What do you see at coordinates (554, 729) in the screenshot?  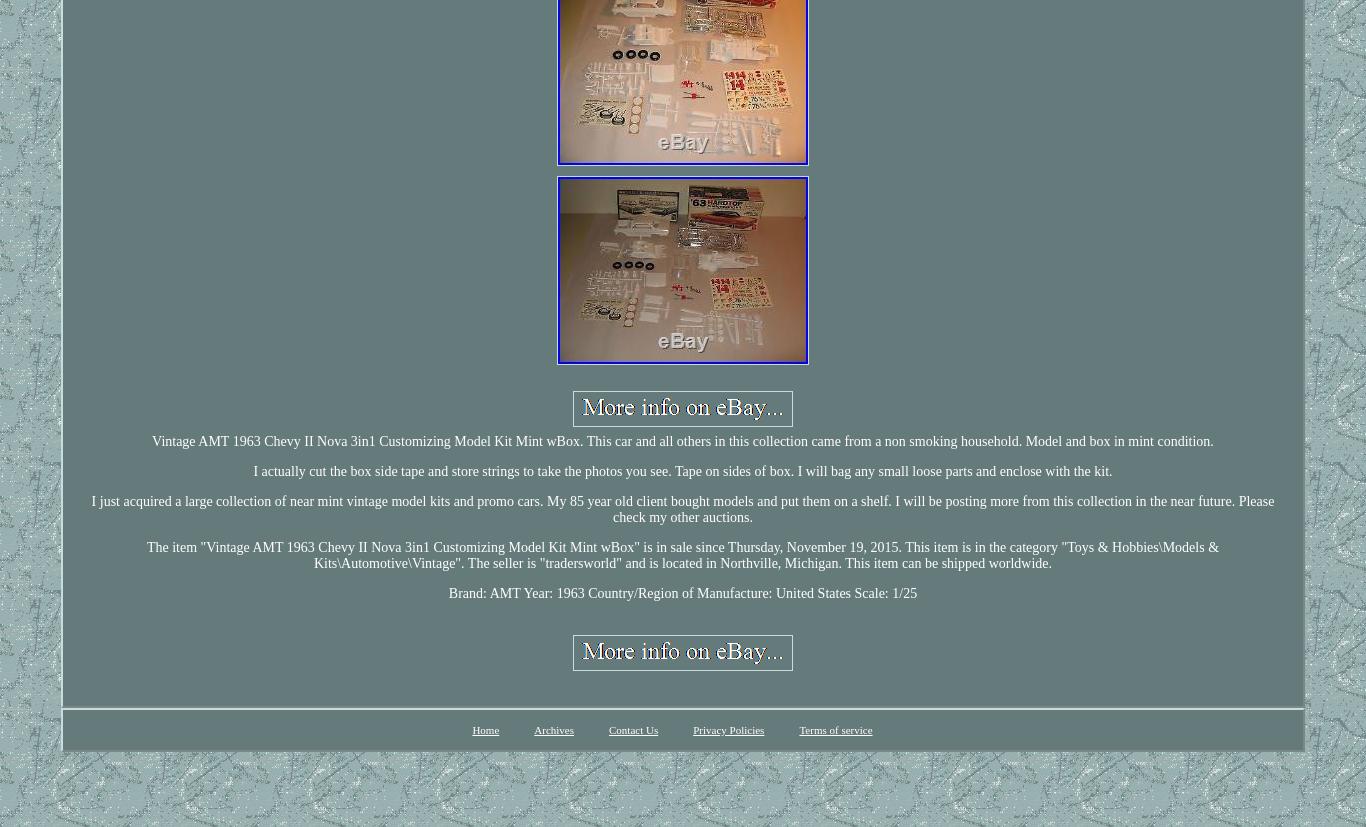 I see `'Archives'` at bounding box center [554, 729].